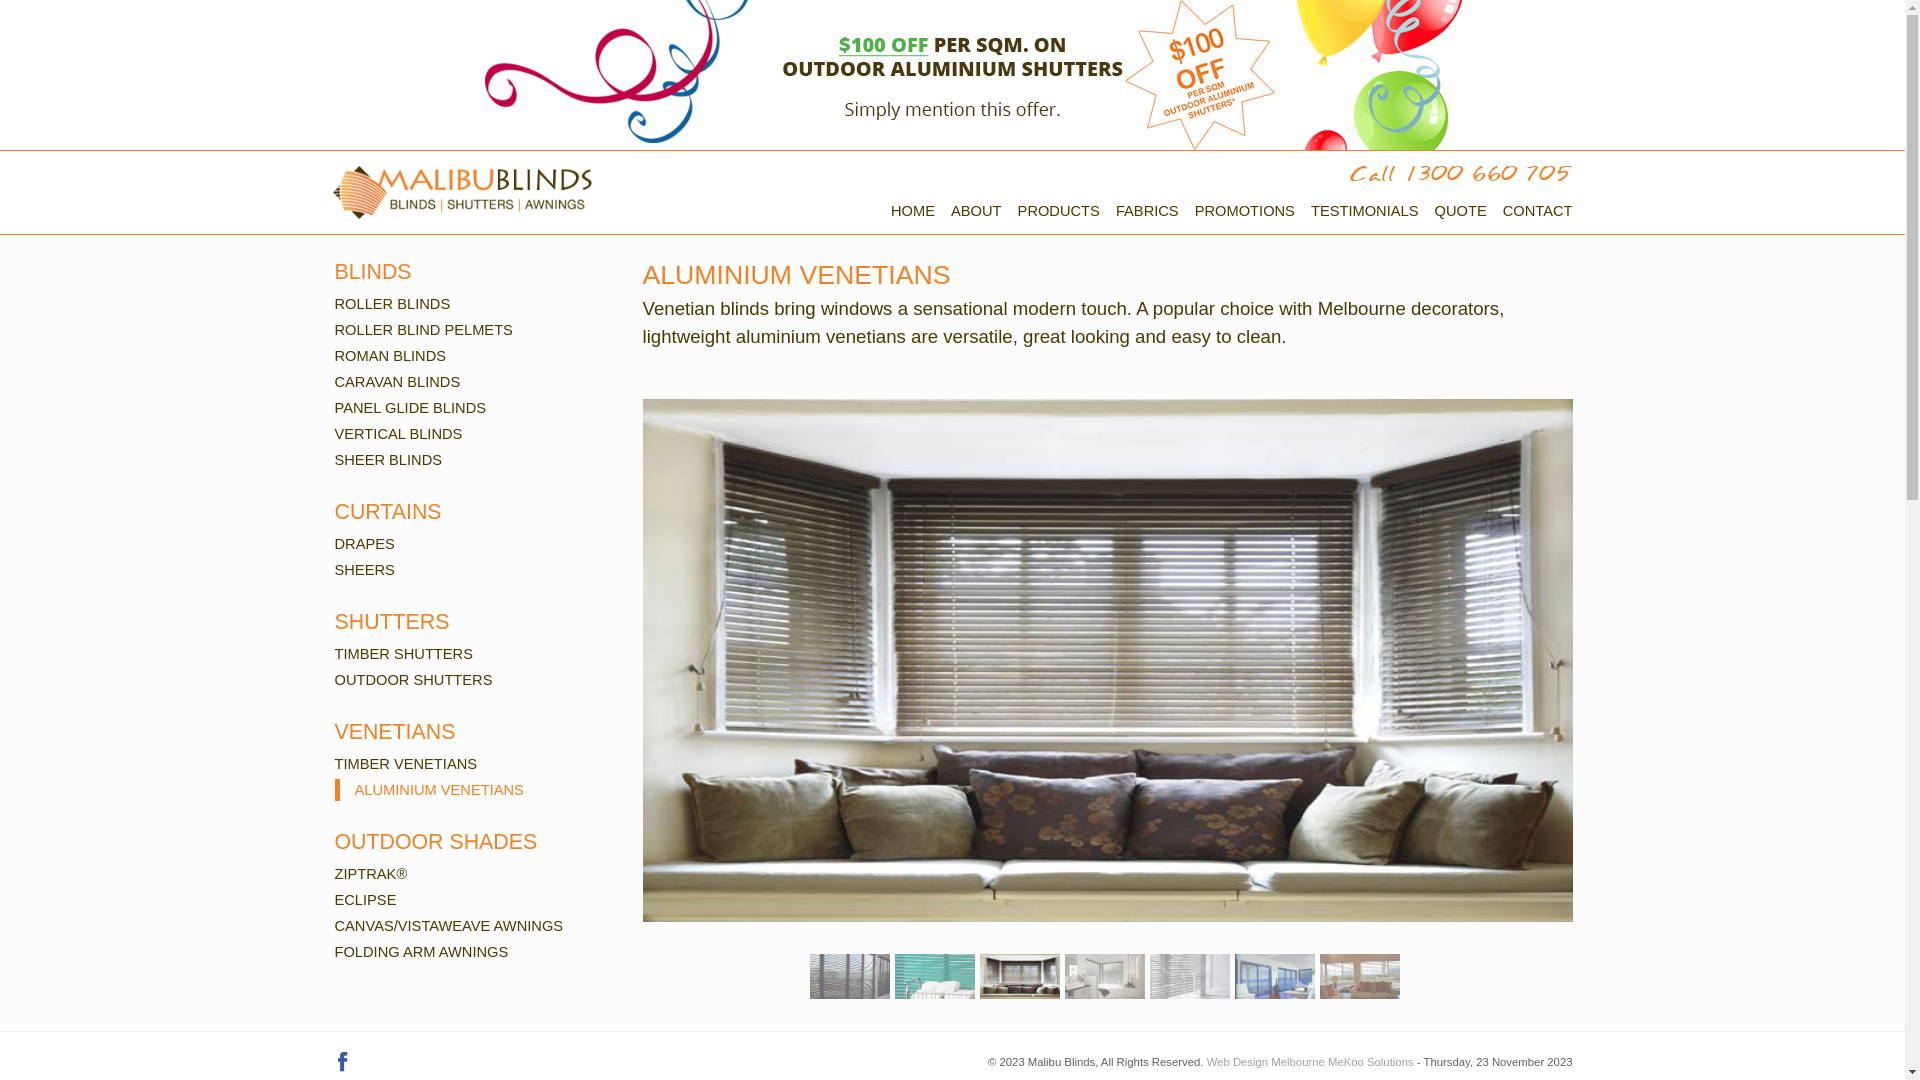  I want to click on 'PROMOTIONS', so click(1243, 211).